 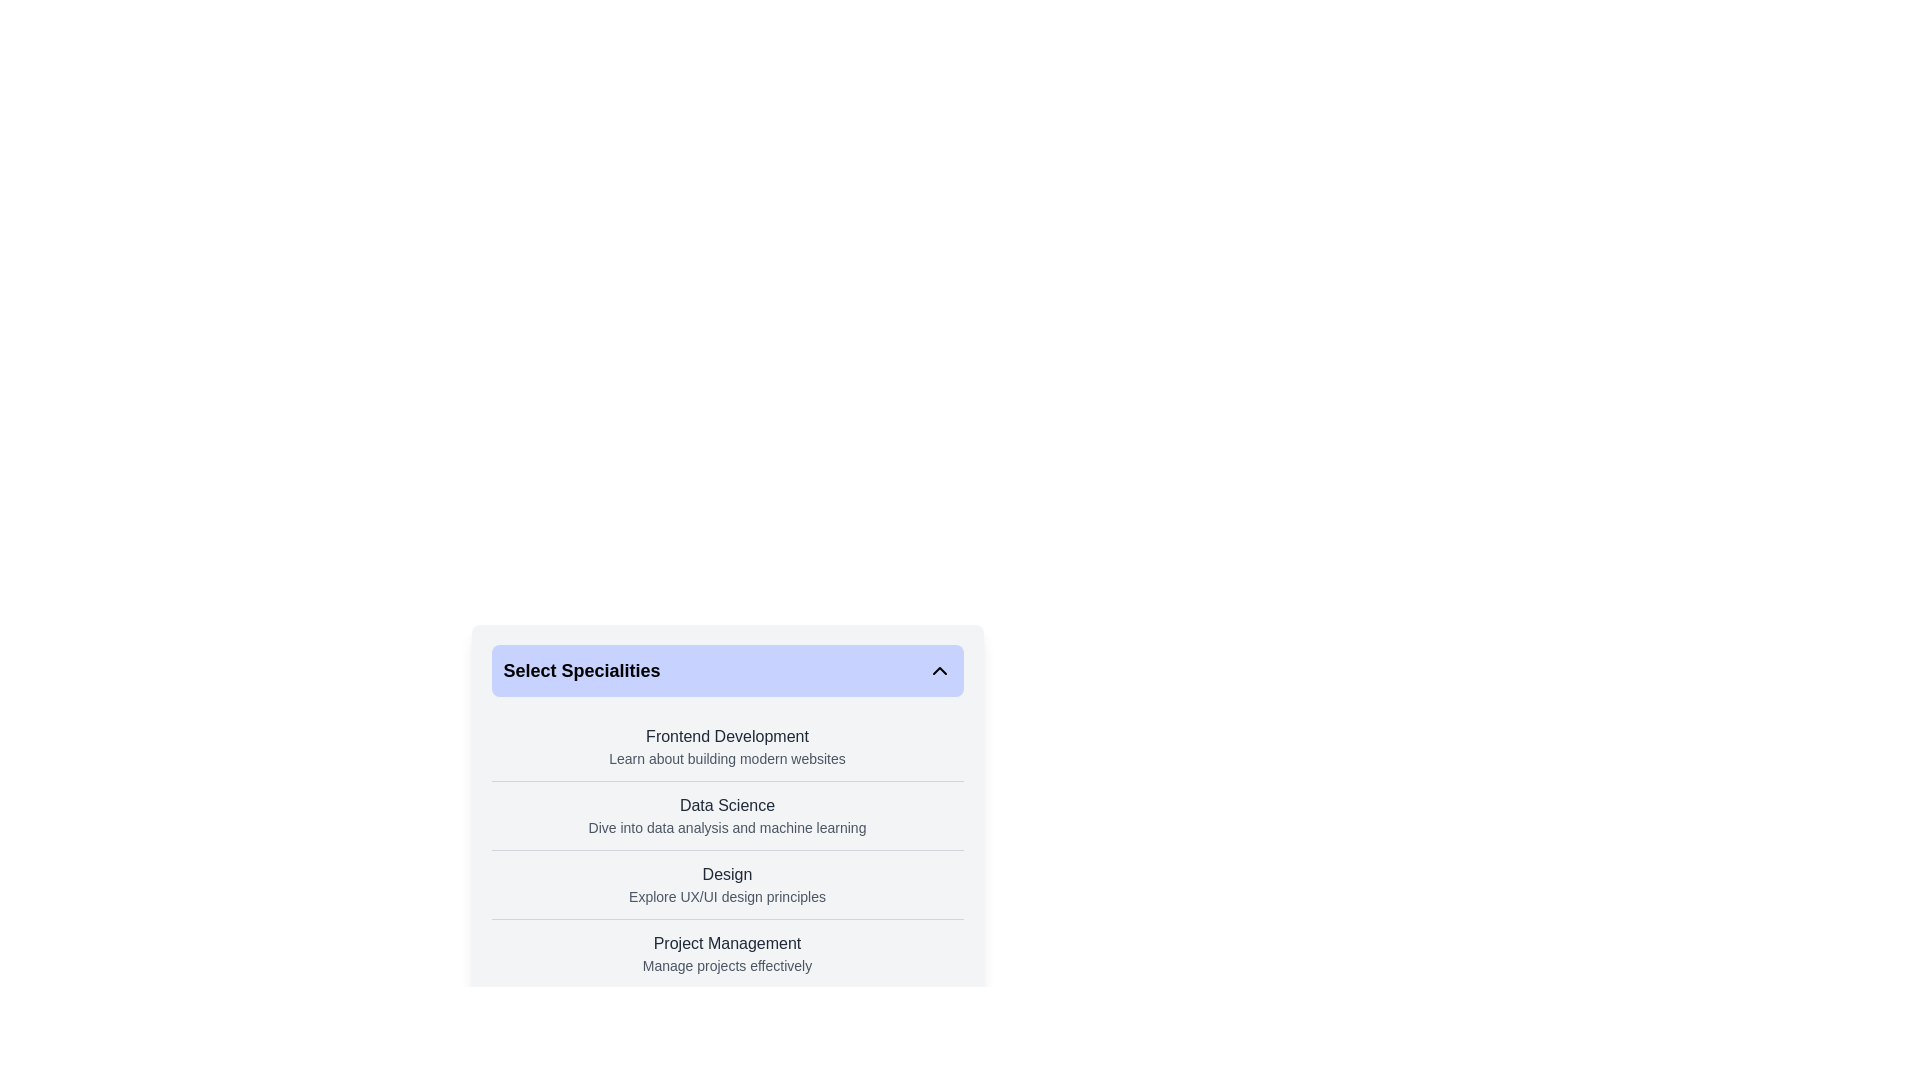 What do you see at coordinates (938, 671) in the screenshot?
I see `the downward-pointing chevron icon located on the right side of the 'Select Specialities' bar` at bounding box center [938, 671].